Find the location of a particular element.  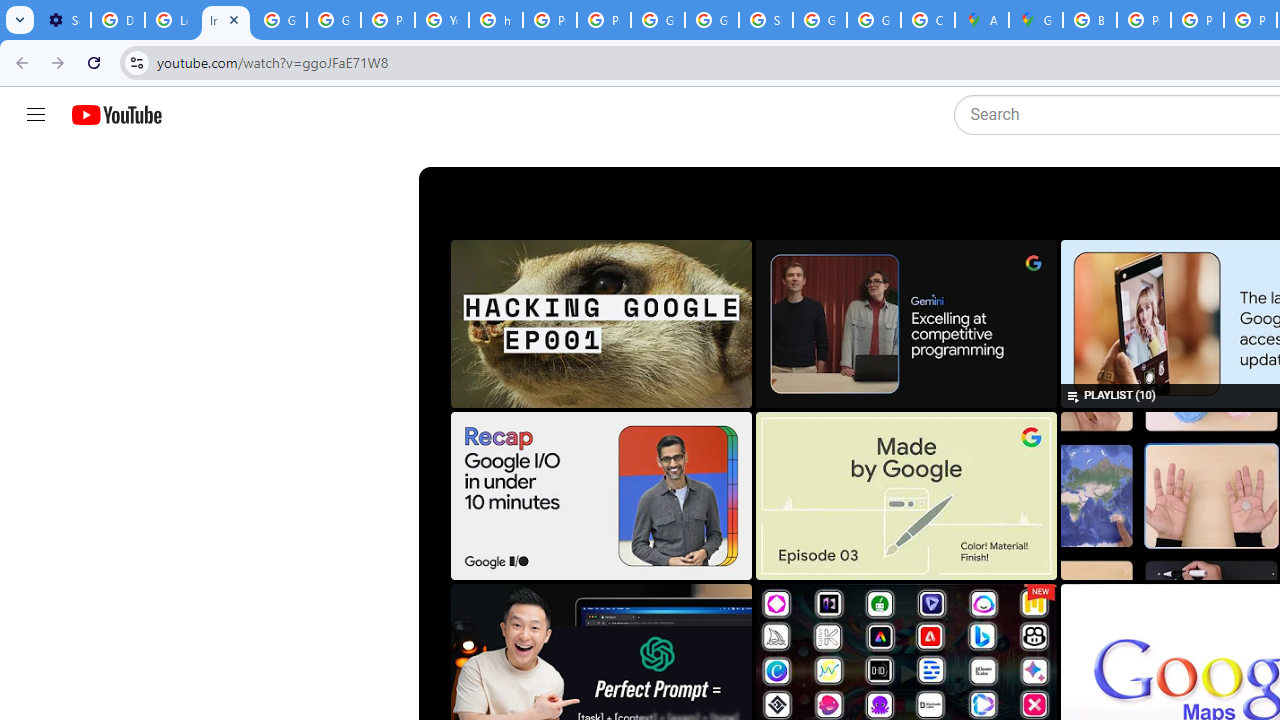

'Privacy Help Center - Policies Help' is located at coordinates (1144, 20).